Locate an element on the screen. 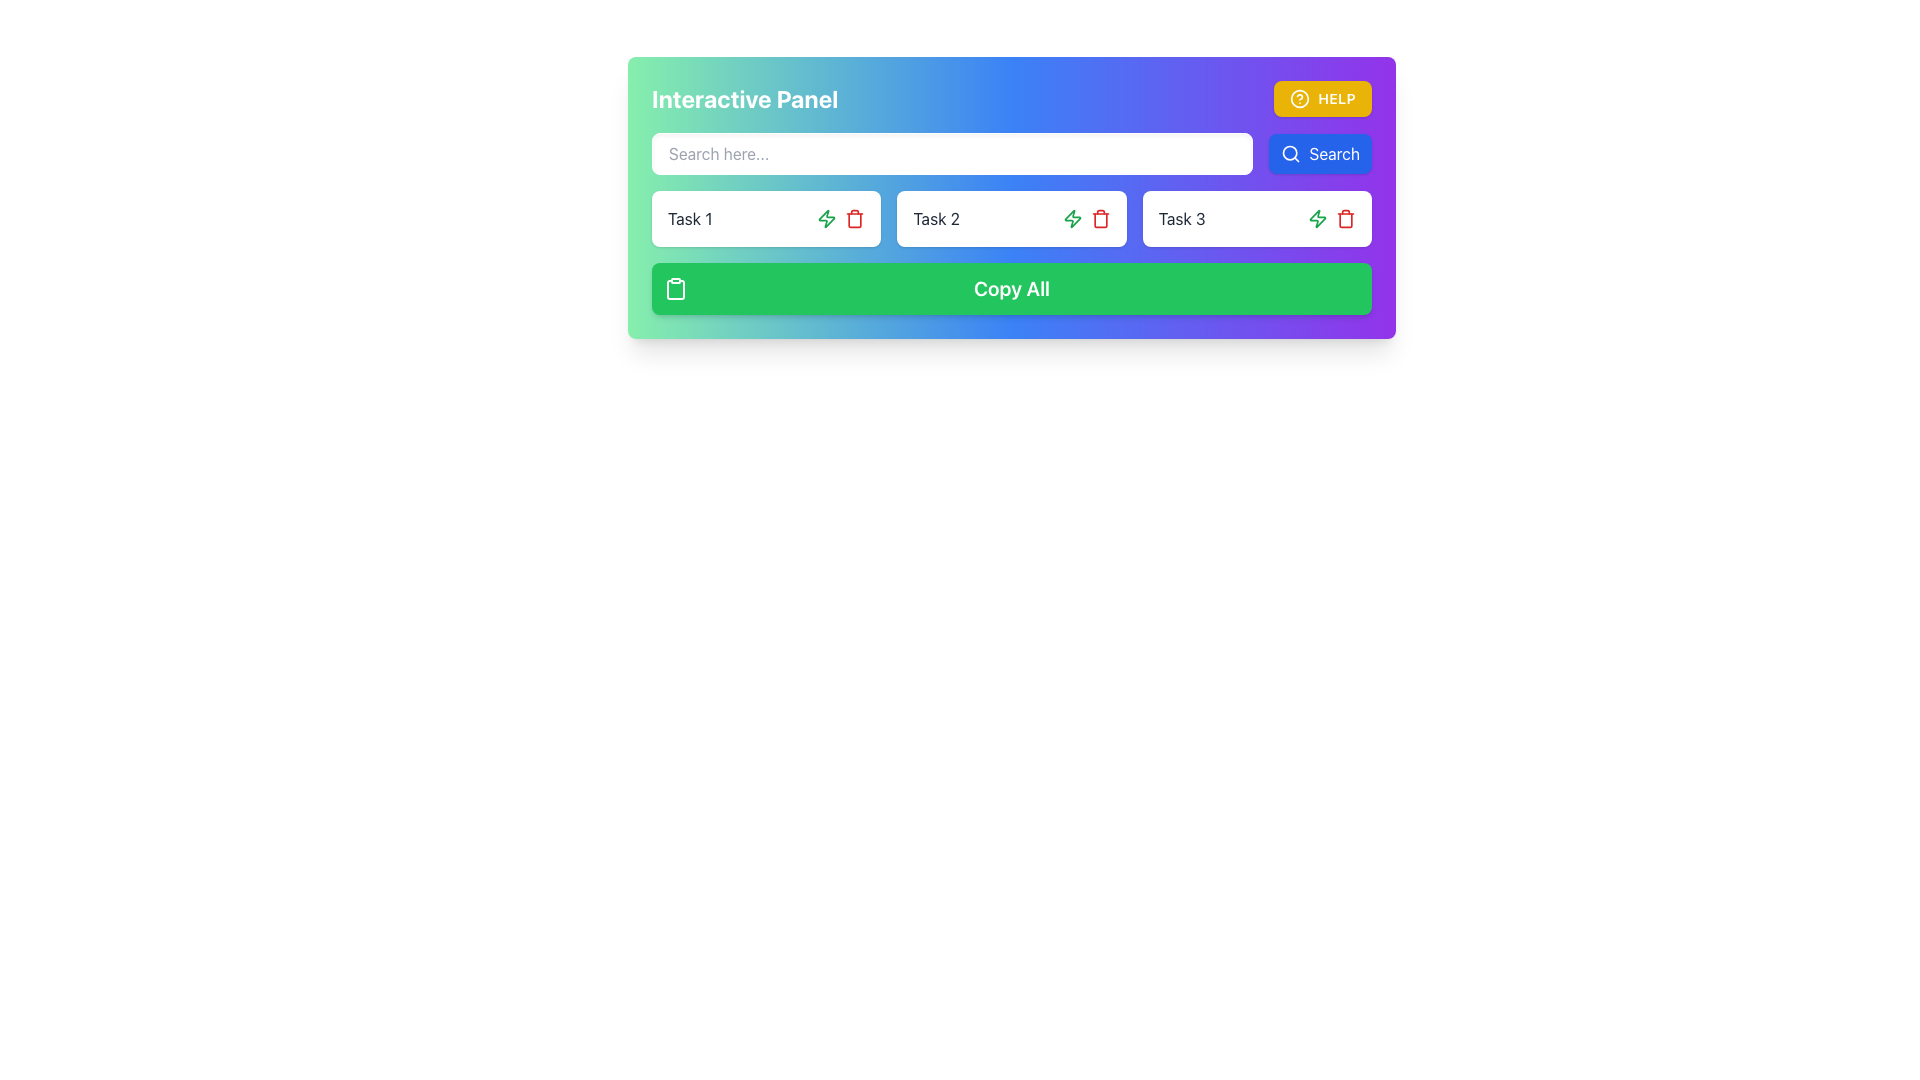 The image size is (1920, 1080). the first icon in the button group that activates a task or action, located to the left of the trash icon is located at coordinates (1317, 219).